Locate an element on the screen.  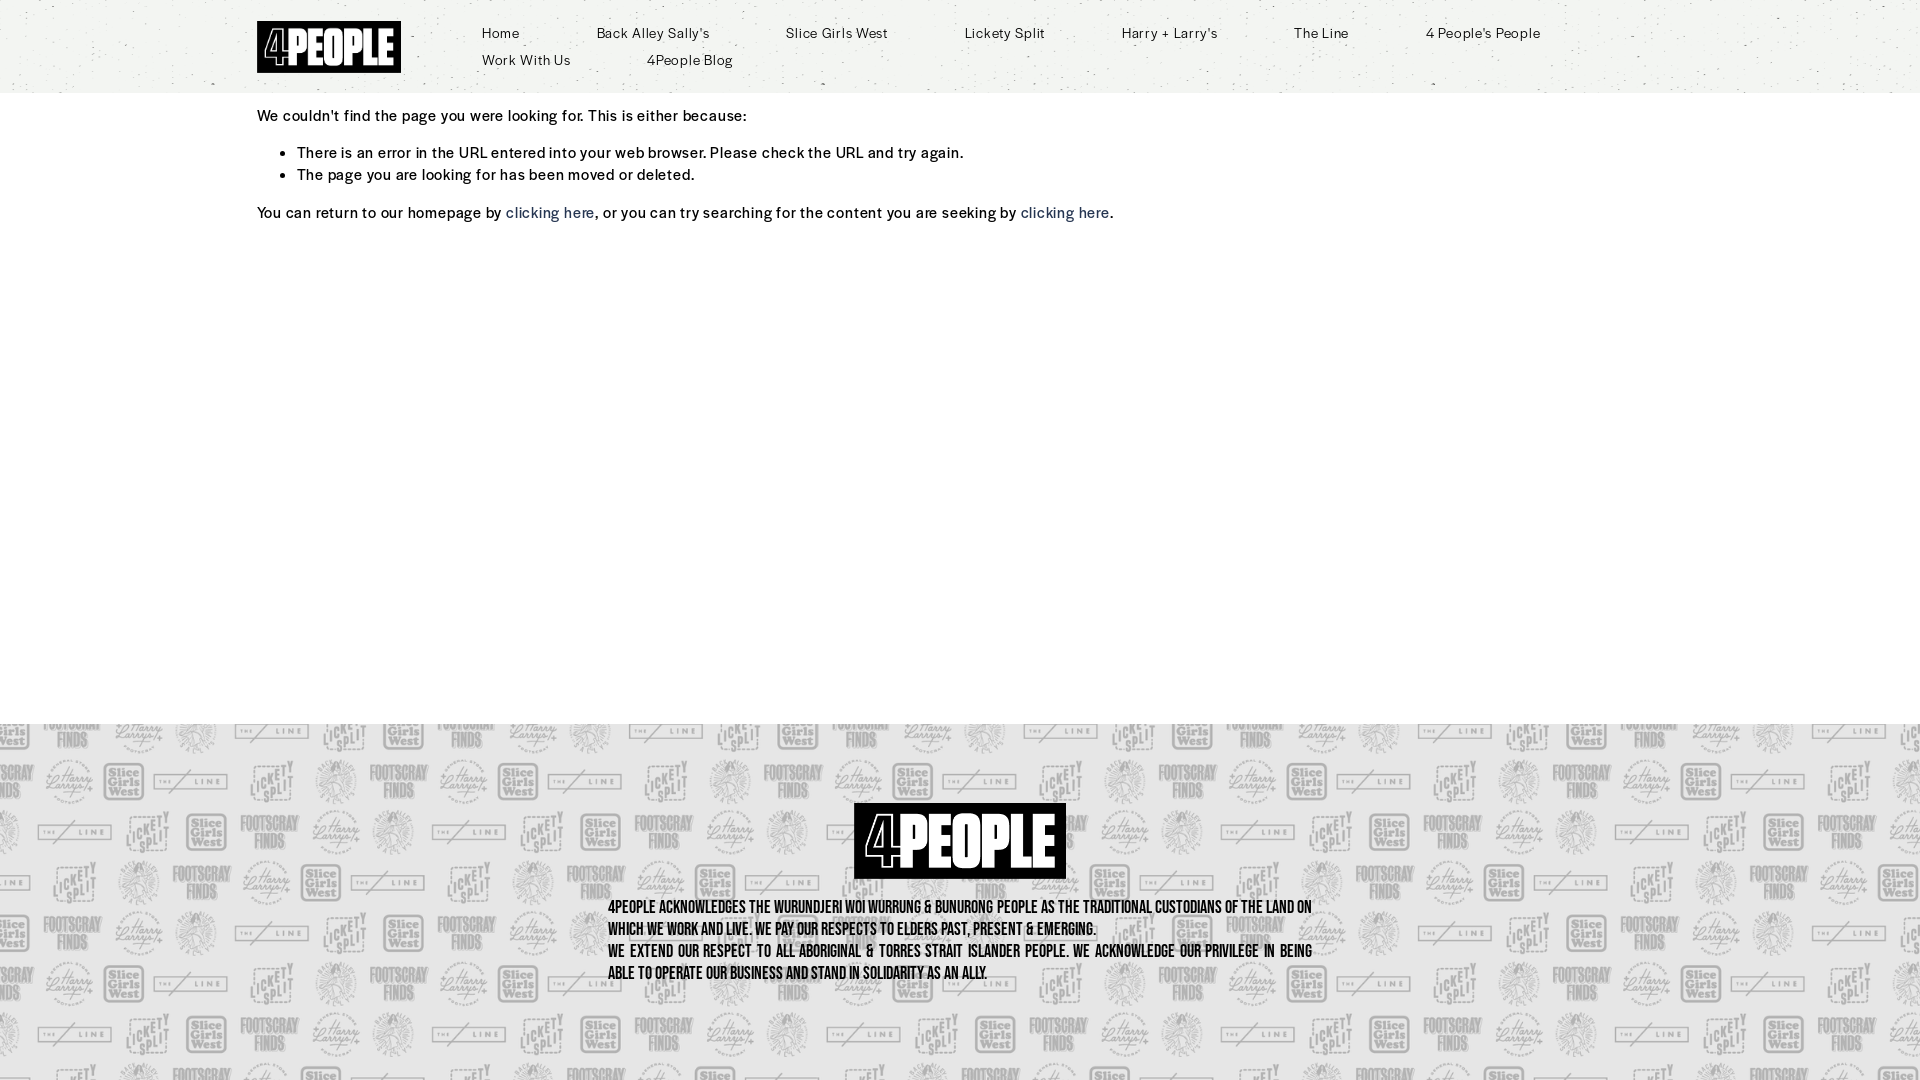
'Lickety Split' is located at coordinates (1004, 32).